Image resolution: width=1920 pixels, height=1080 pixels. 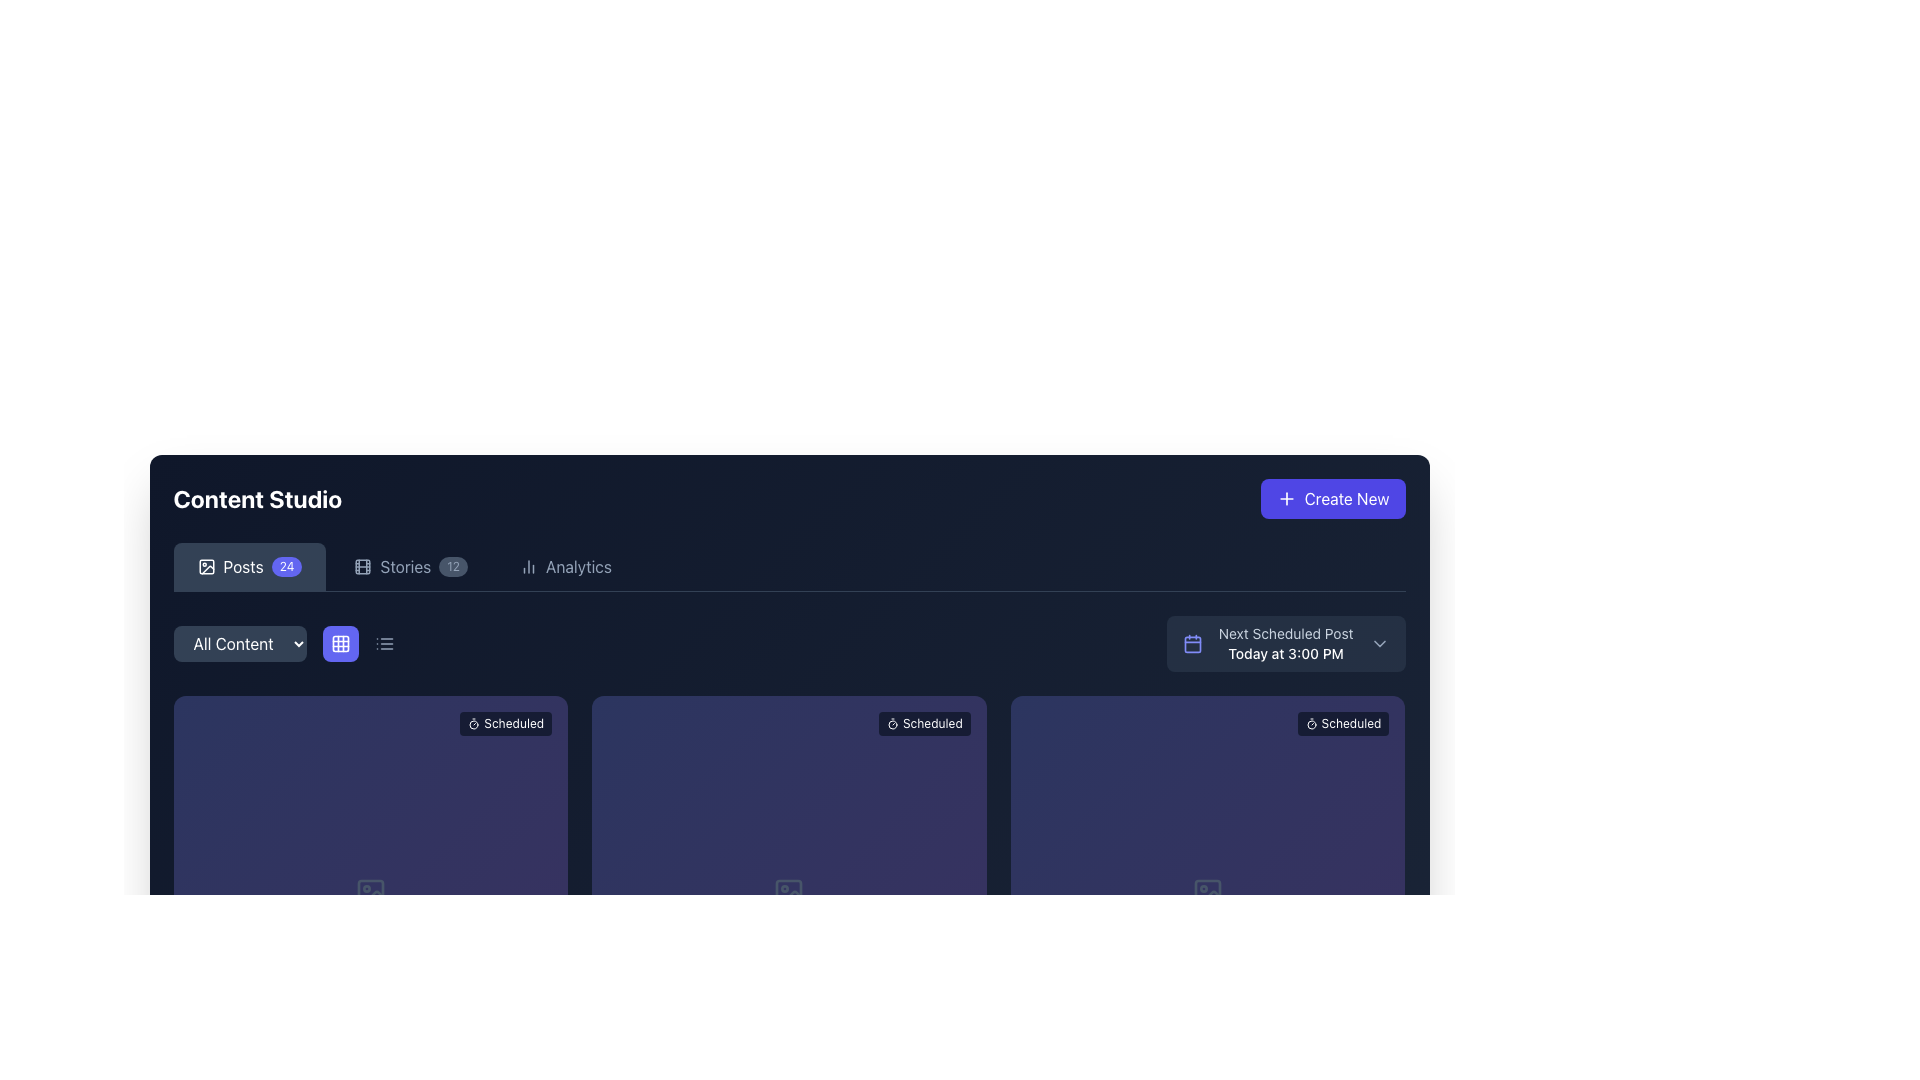 I want to click on the minimalist SVG icon representing an image or photo located at the bottom center of its grid cell, so click(x=788, y=892).